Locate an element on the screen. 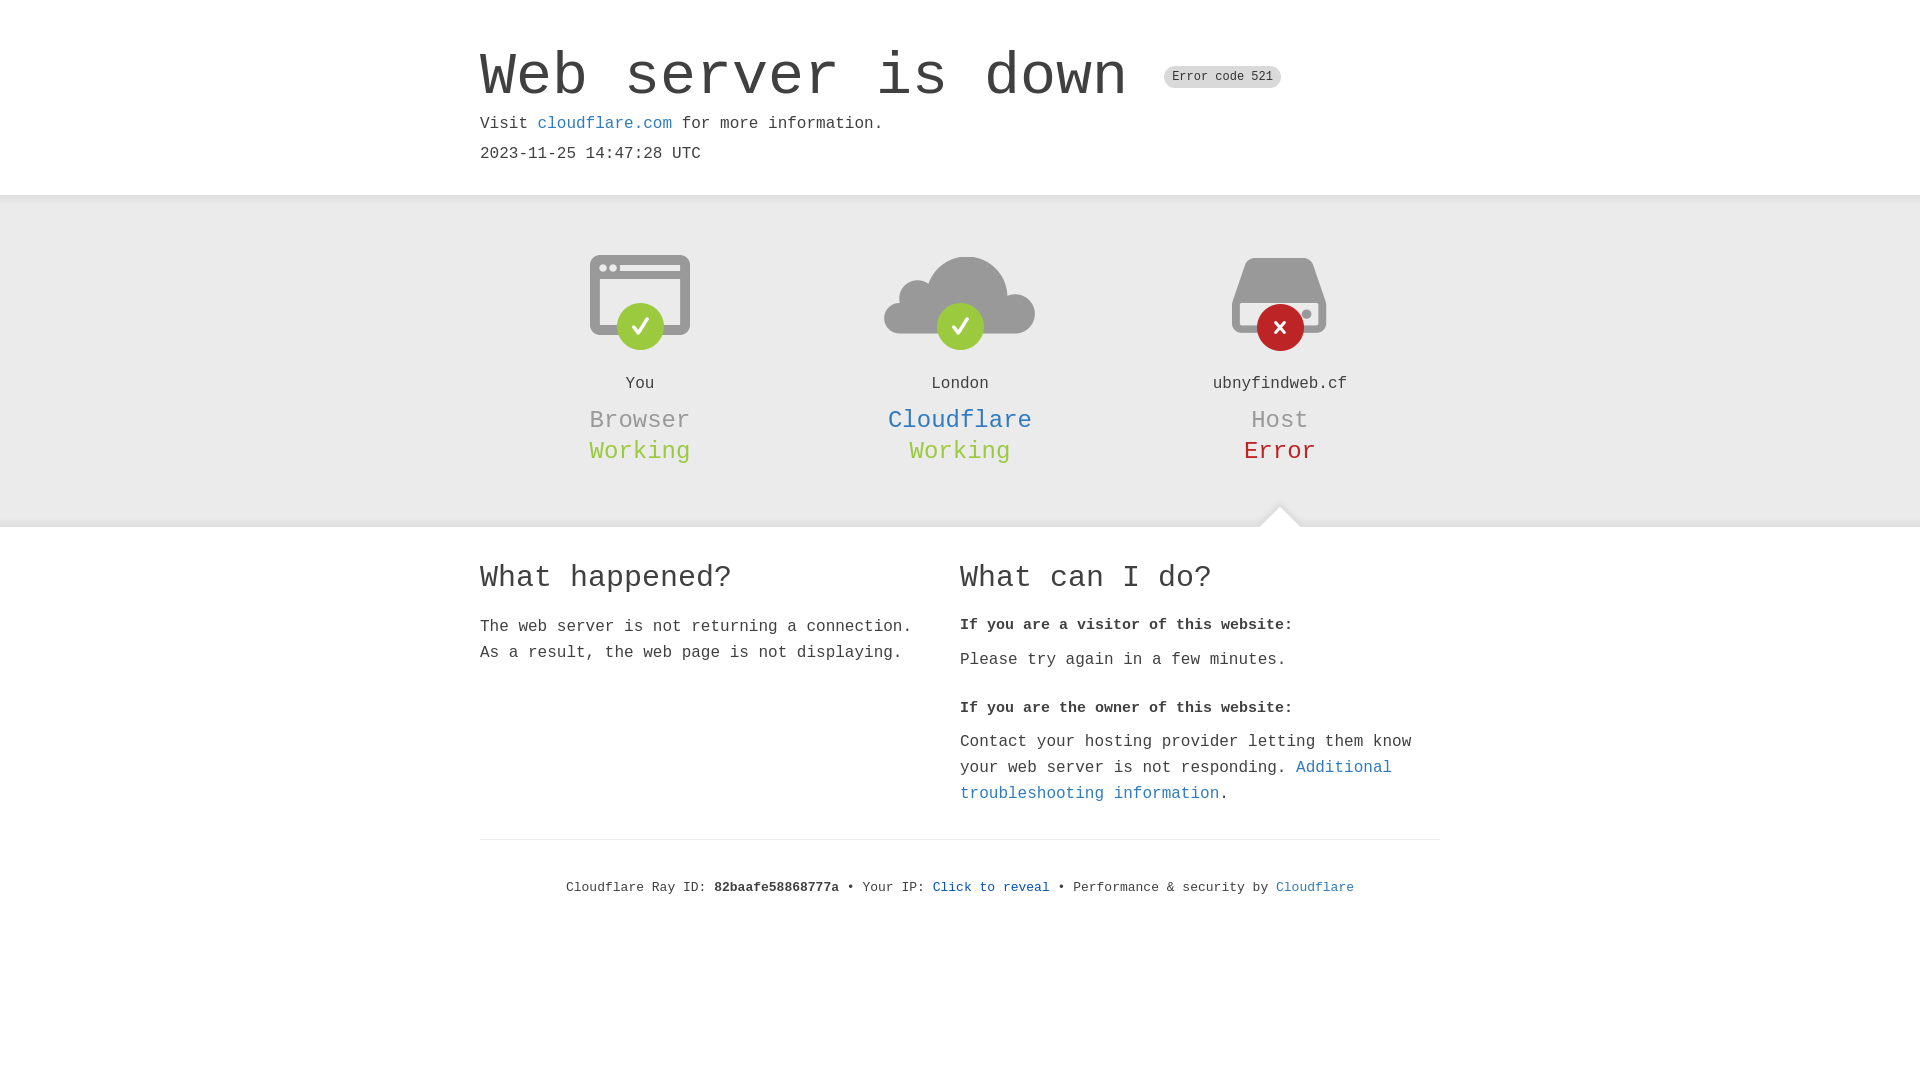  'Additional troubleshooting information' is located at coordinates (1176, 779).